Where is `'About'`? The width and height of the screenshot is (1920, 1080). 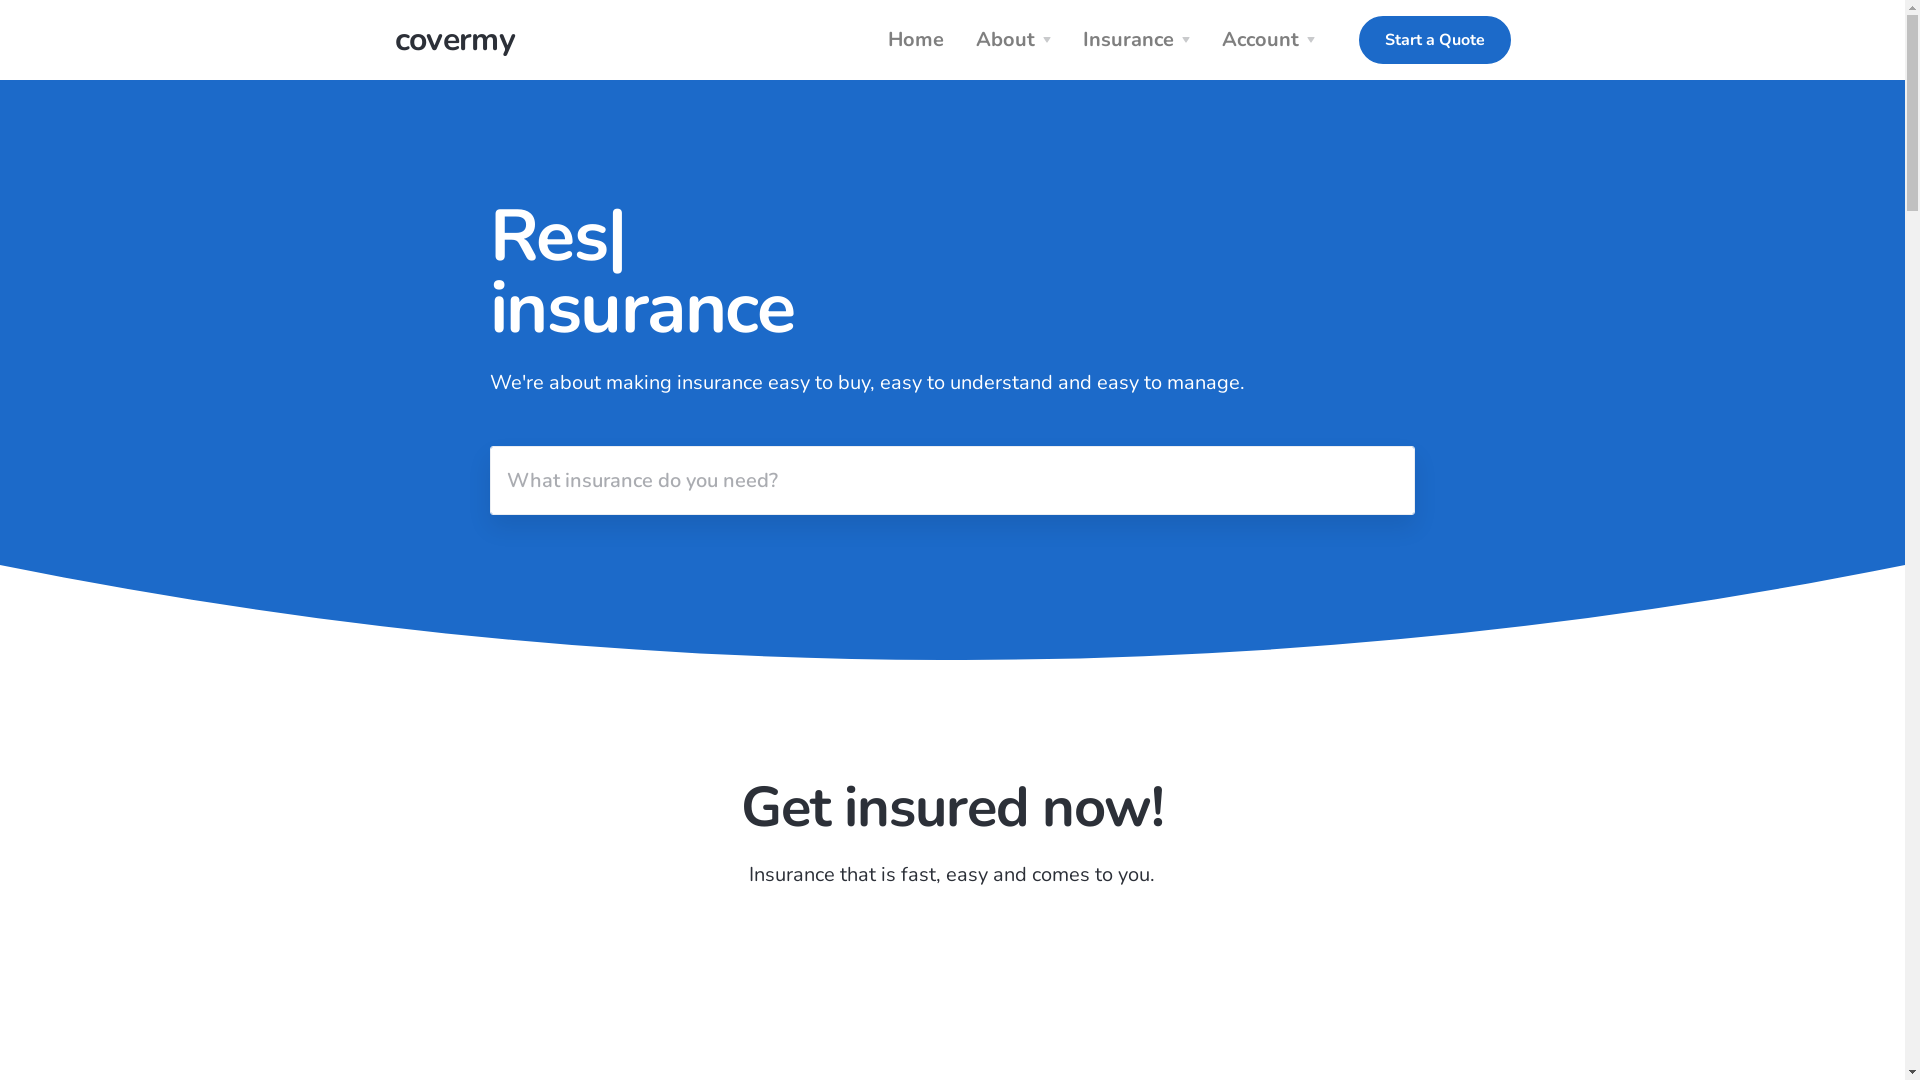
'About' is located at coordinates (1017, 39).